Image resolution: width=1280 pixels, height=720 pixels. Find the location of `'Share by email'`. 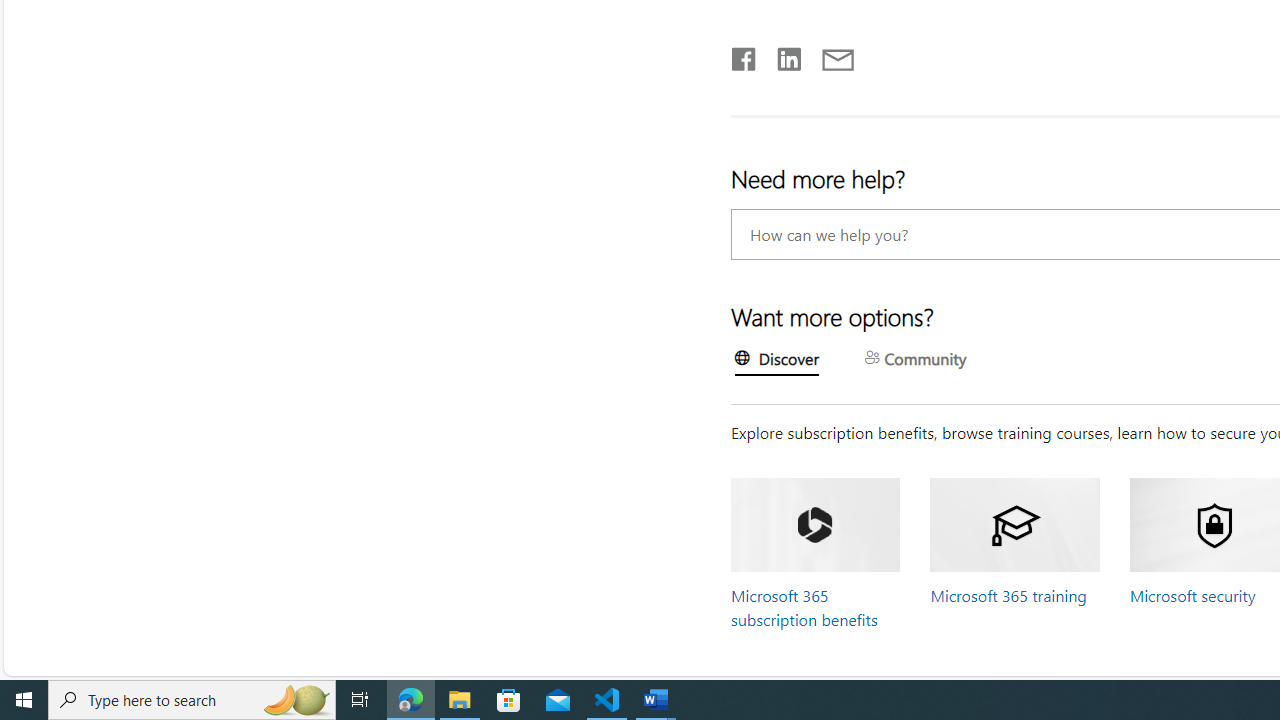

'Share by email' is located at coordinates (828, 54).